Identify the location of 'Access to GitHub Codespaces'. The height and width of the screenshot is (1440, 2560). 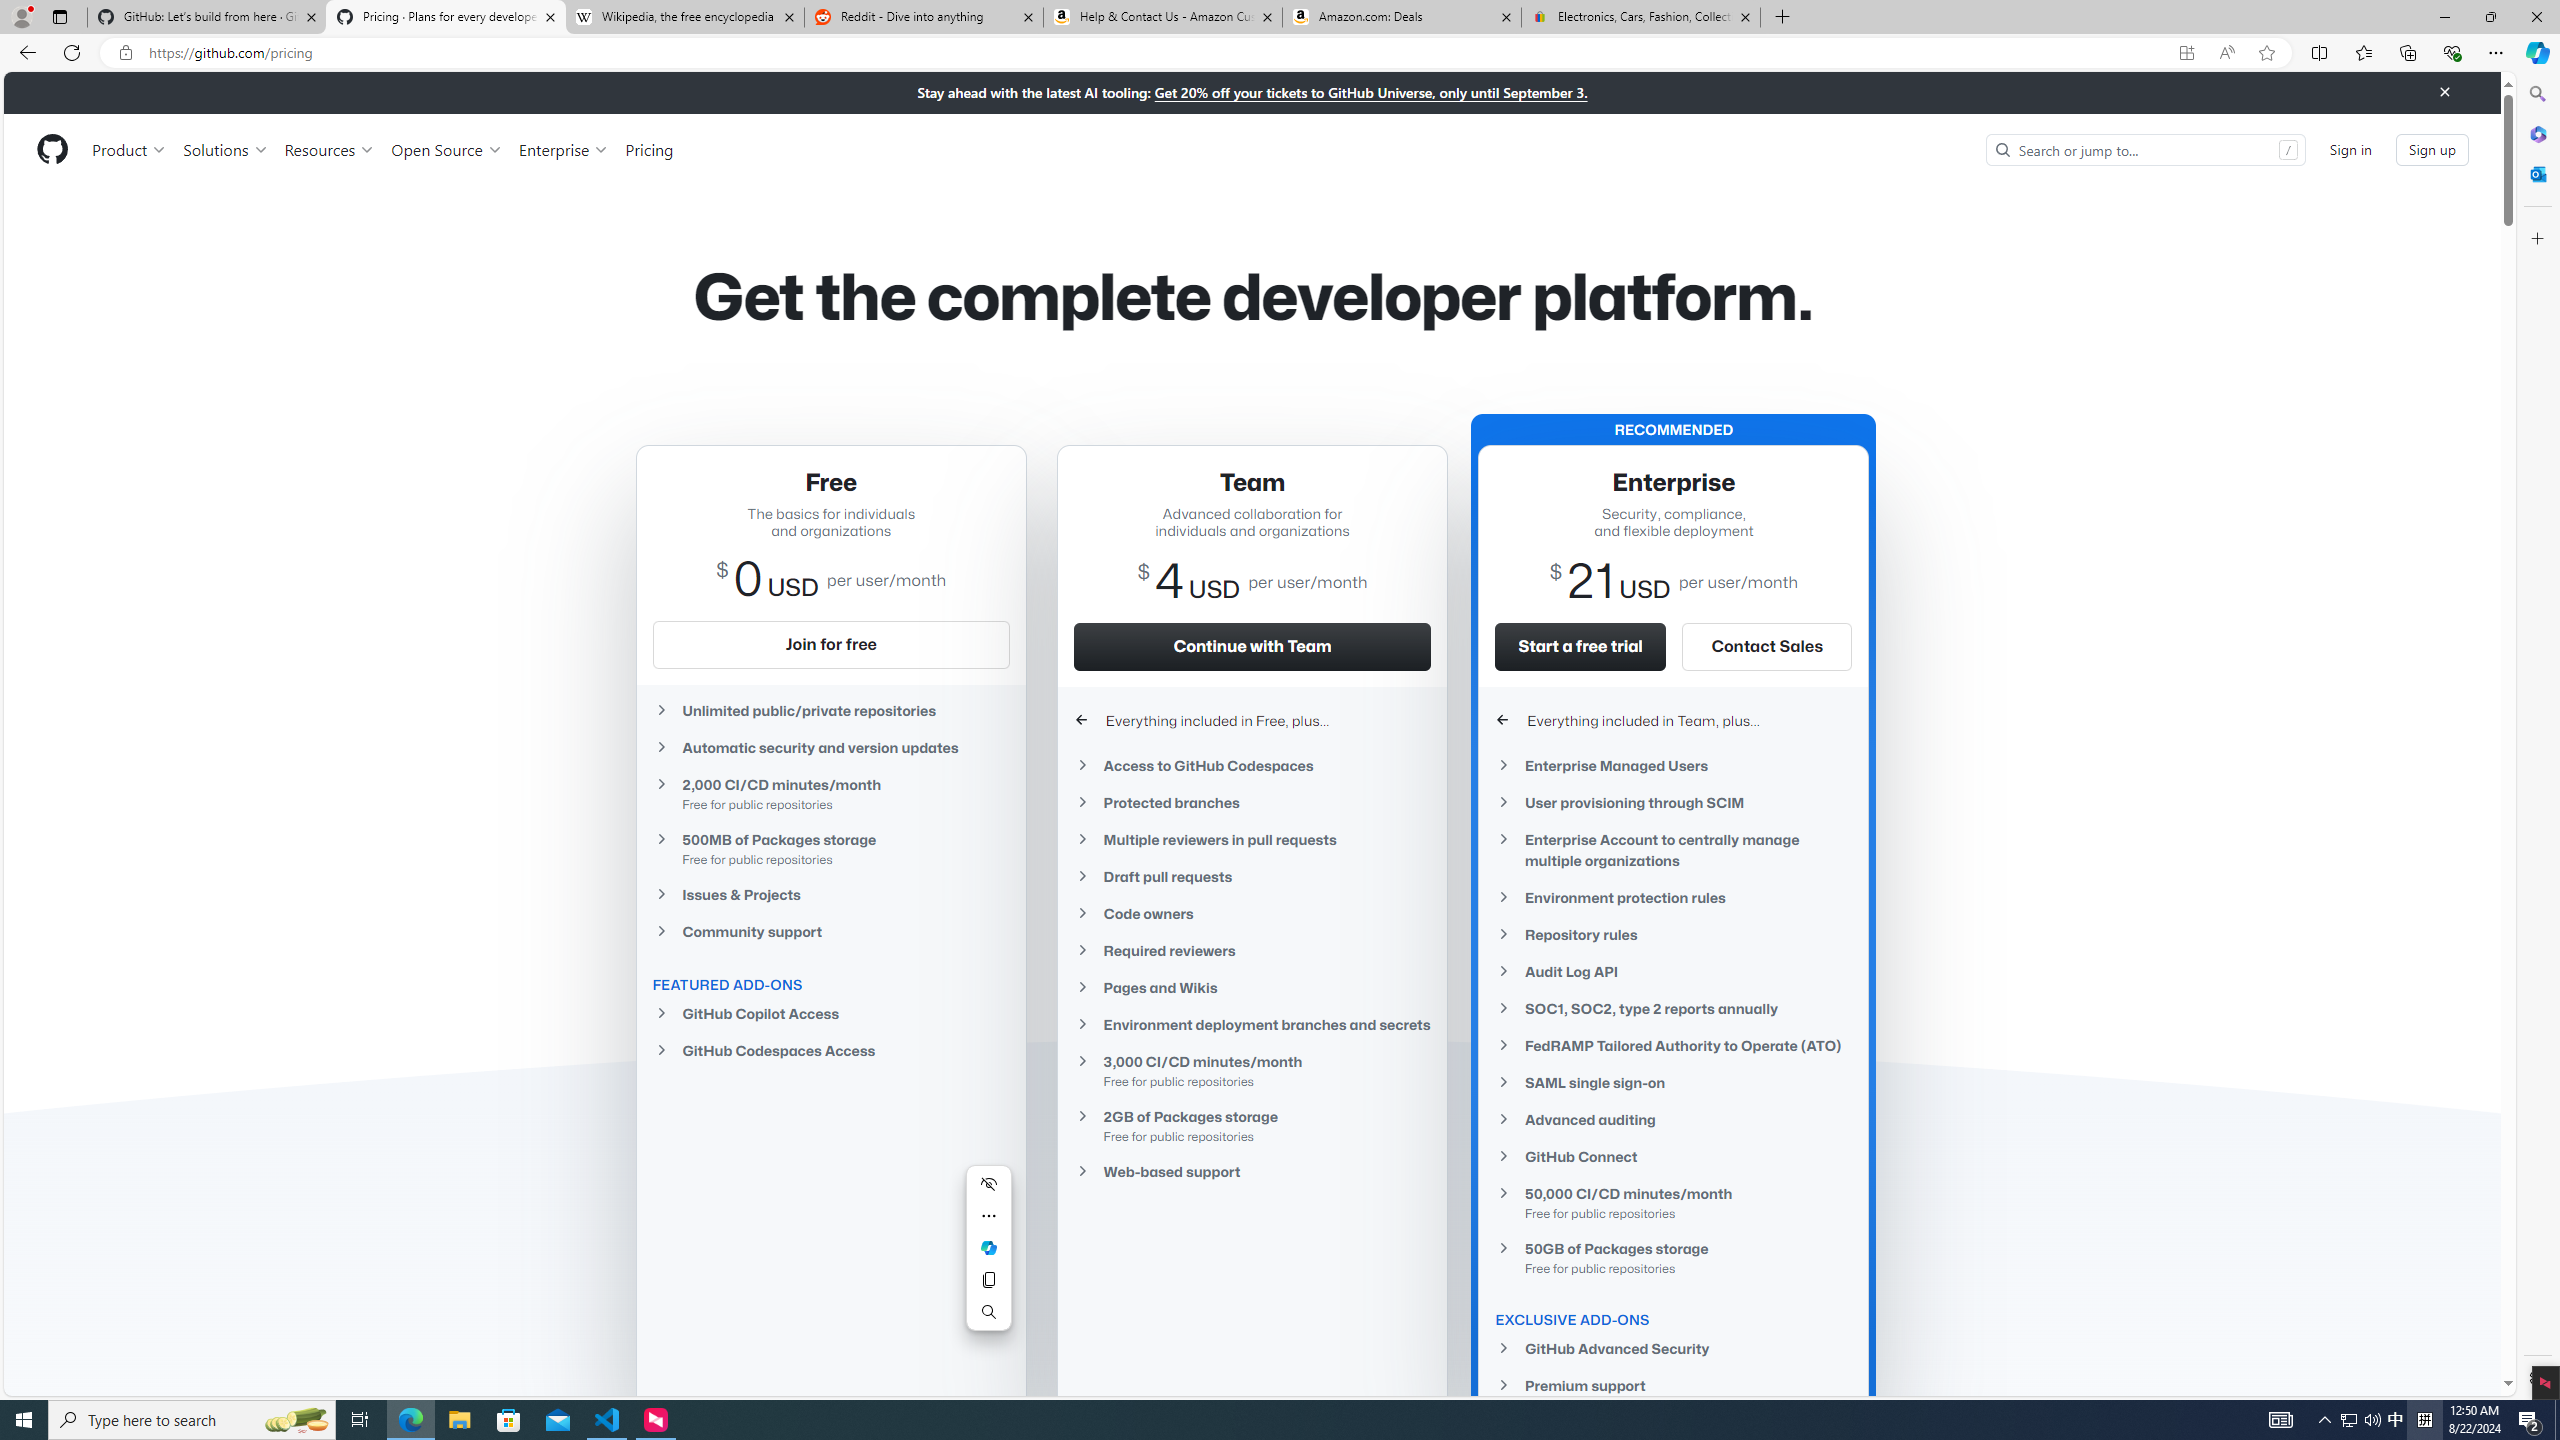
(1251, 765).